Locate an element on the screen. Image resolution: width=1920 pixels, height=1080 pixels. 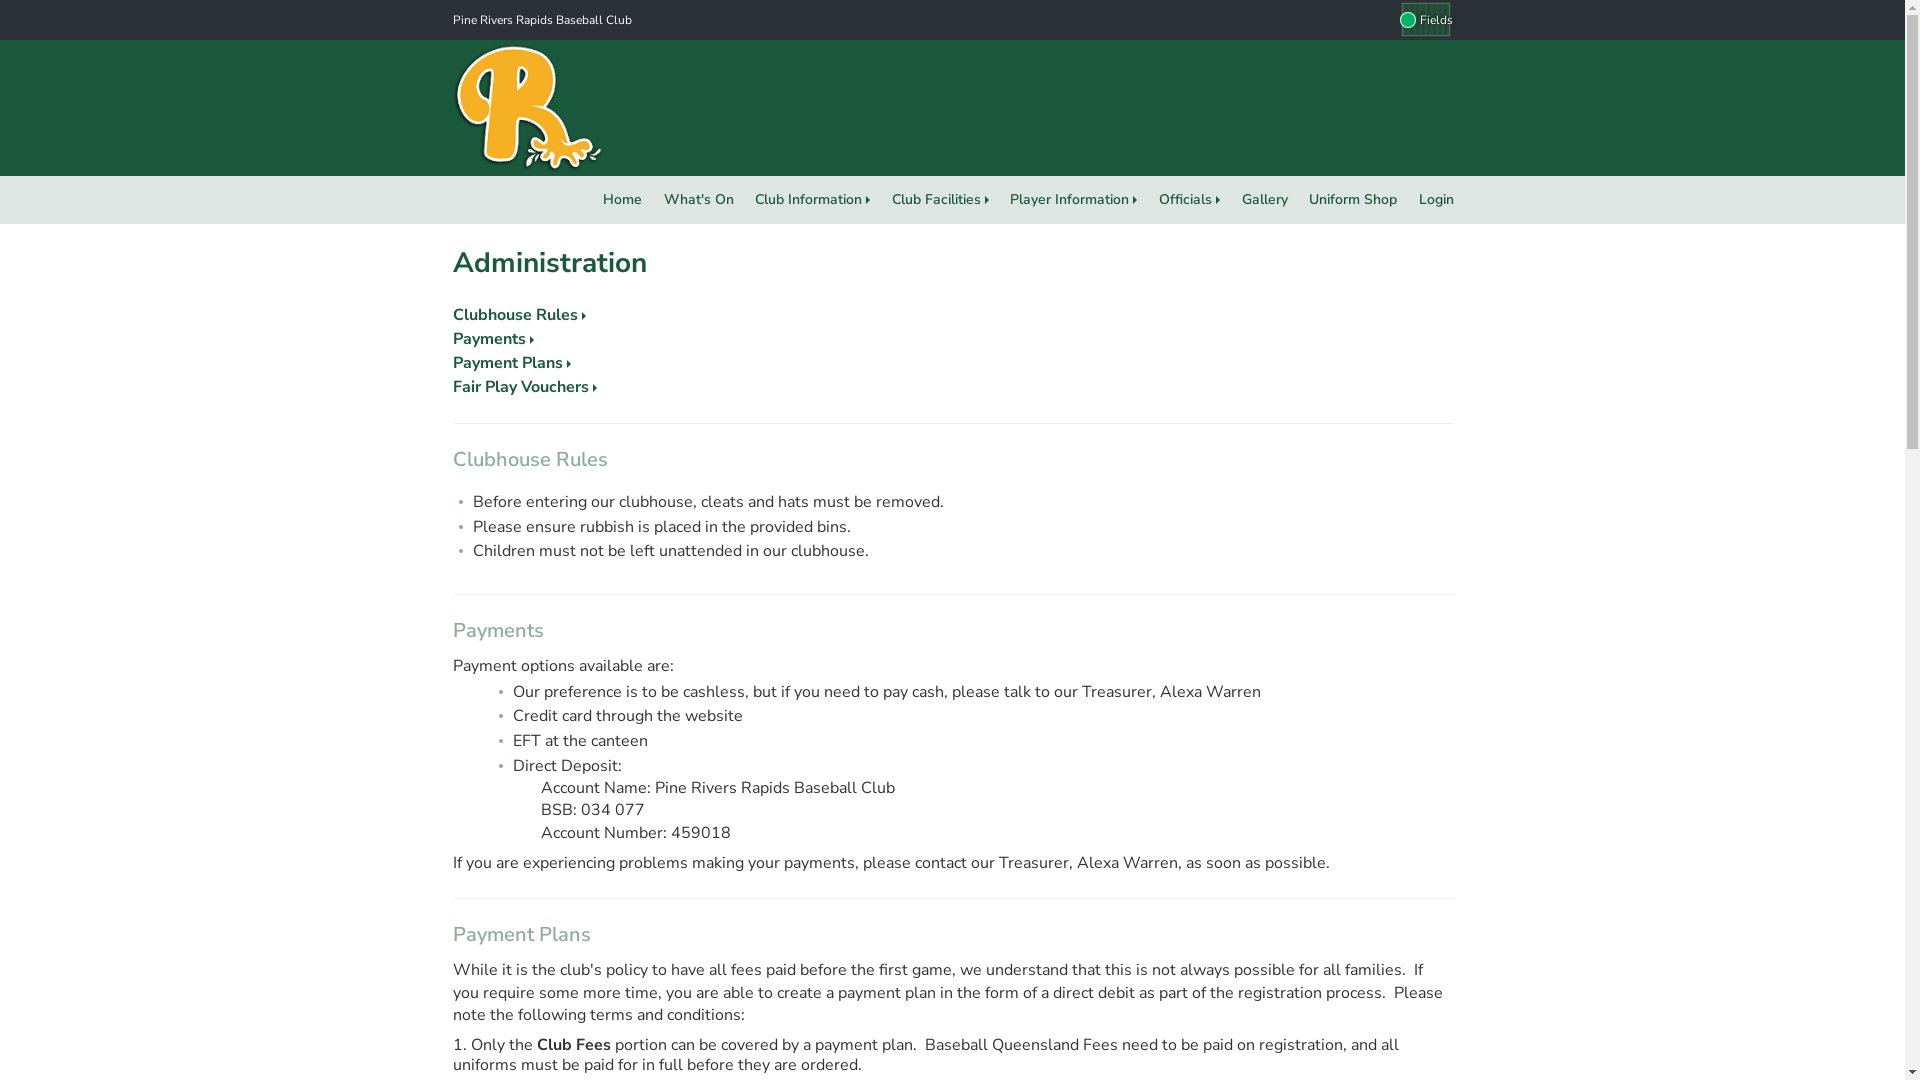
'Uniform Shop' is located at coordinates (1297, 200).